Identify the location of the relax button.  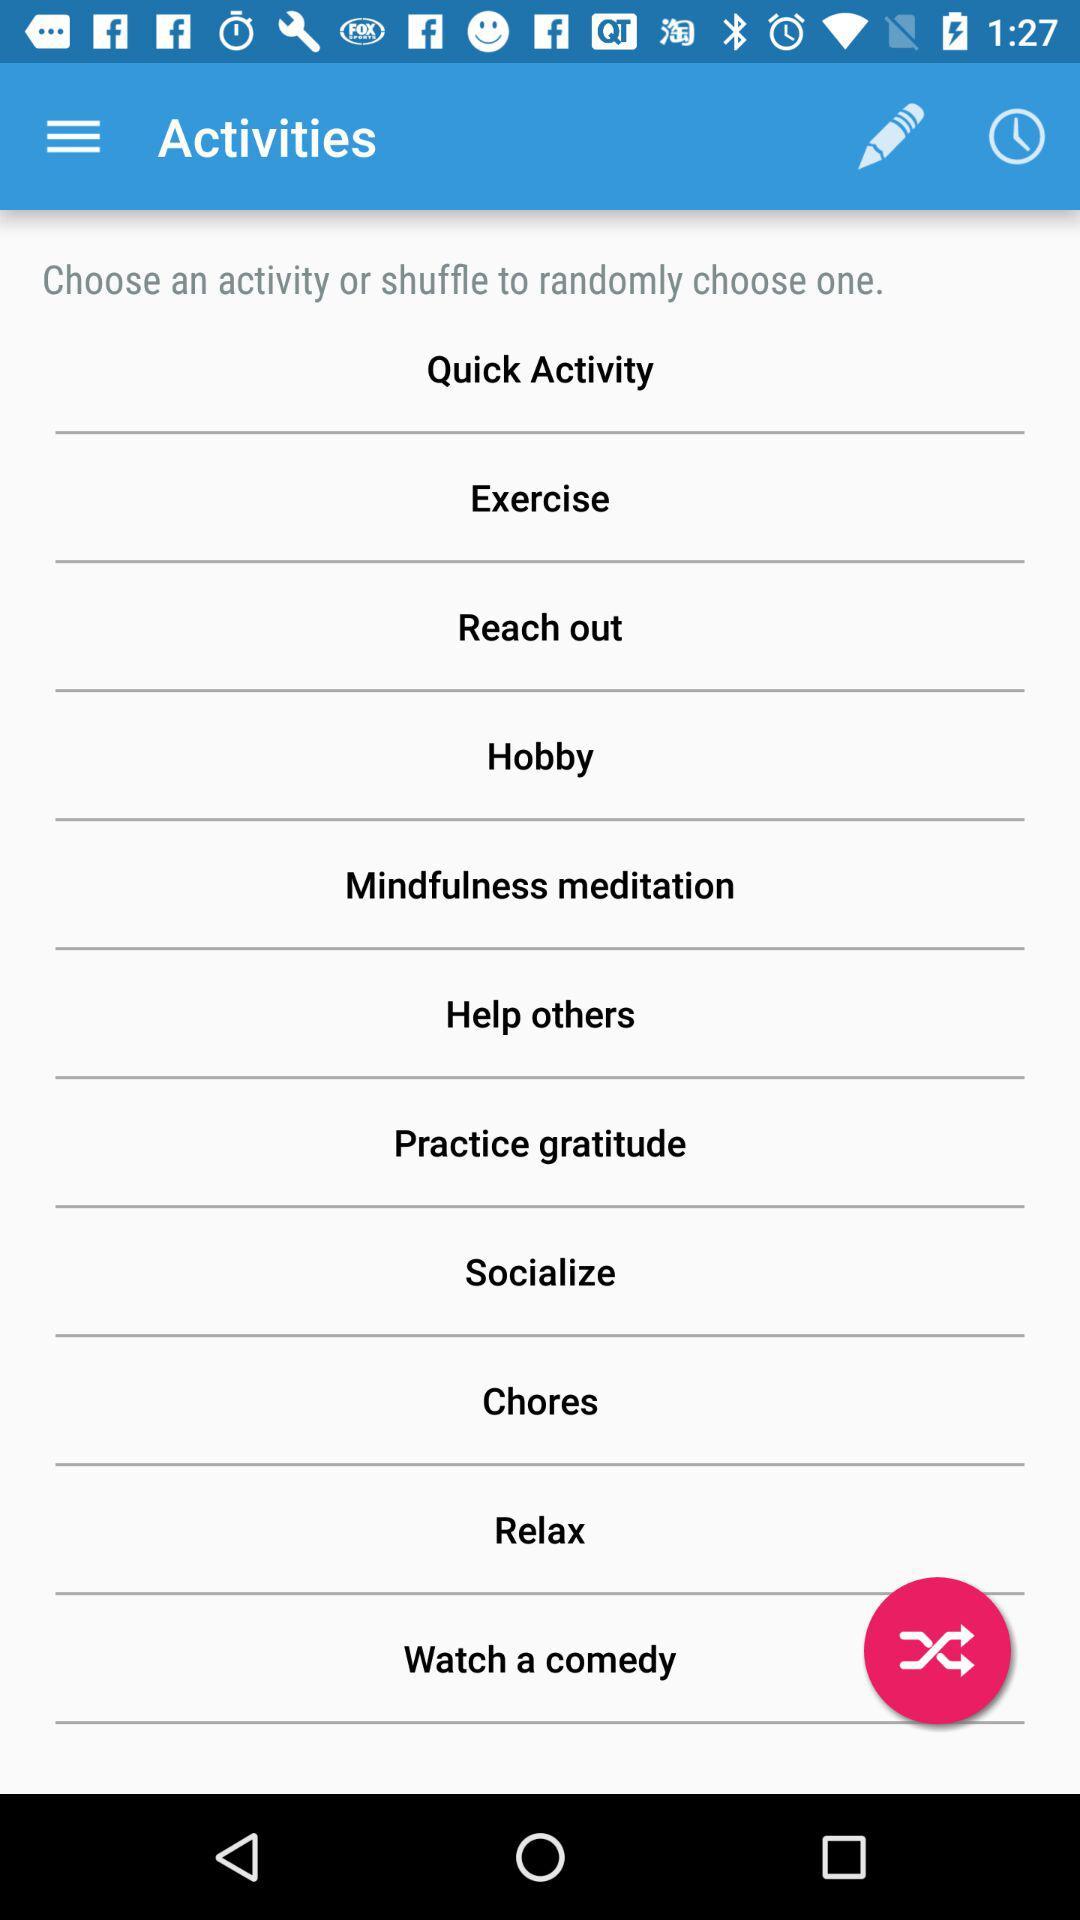
(540, 1528).